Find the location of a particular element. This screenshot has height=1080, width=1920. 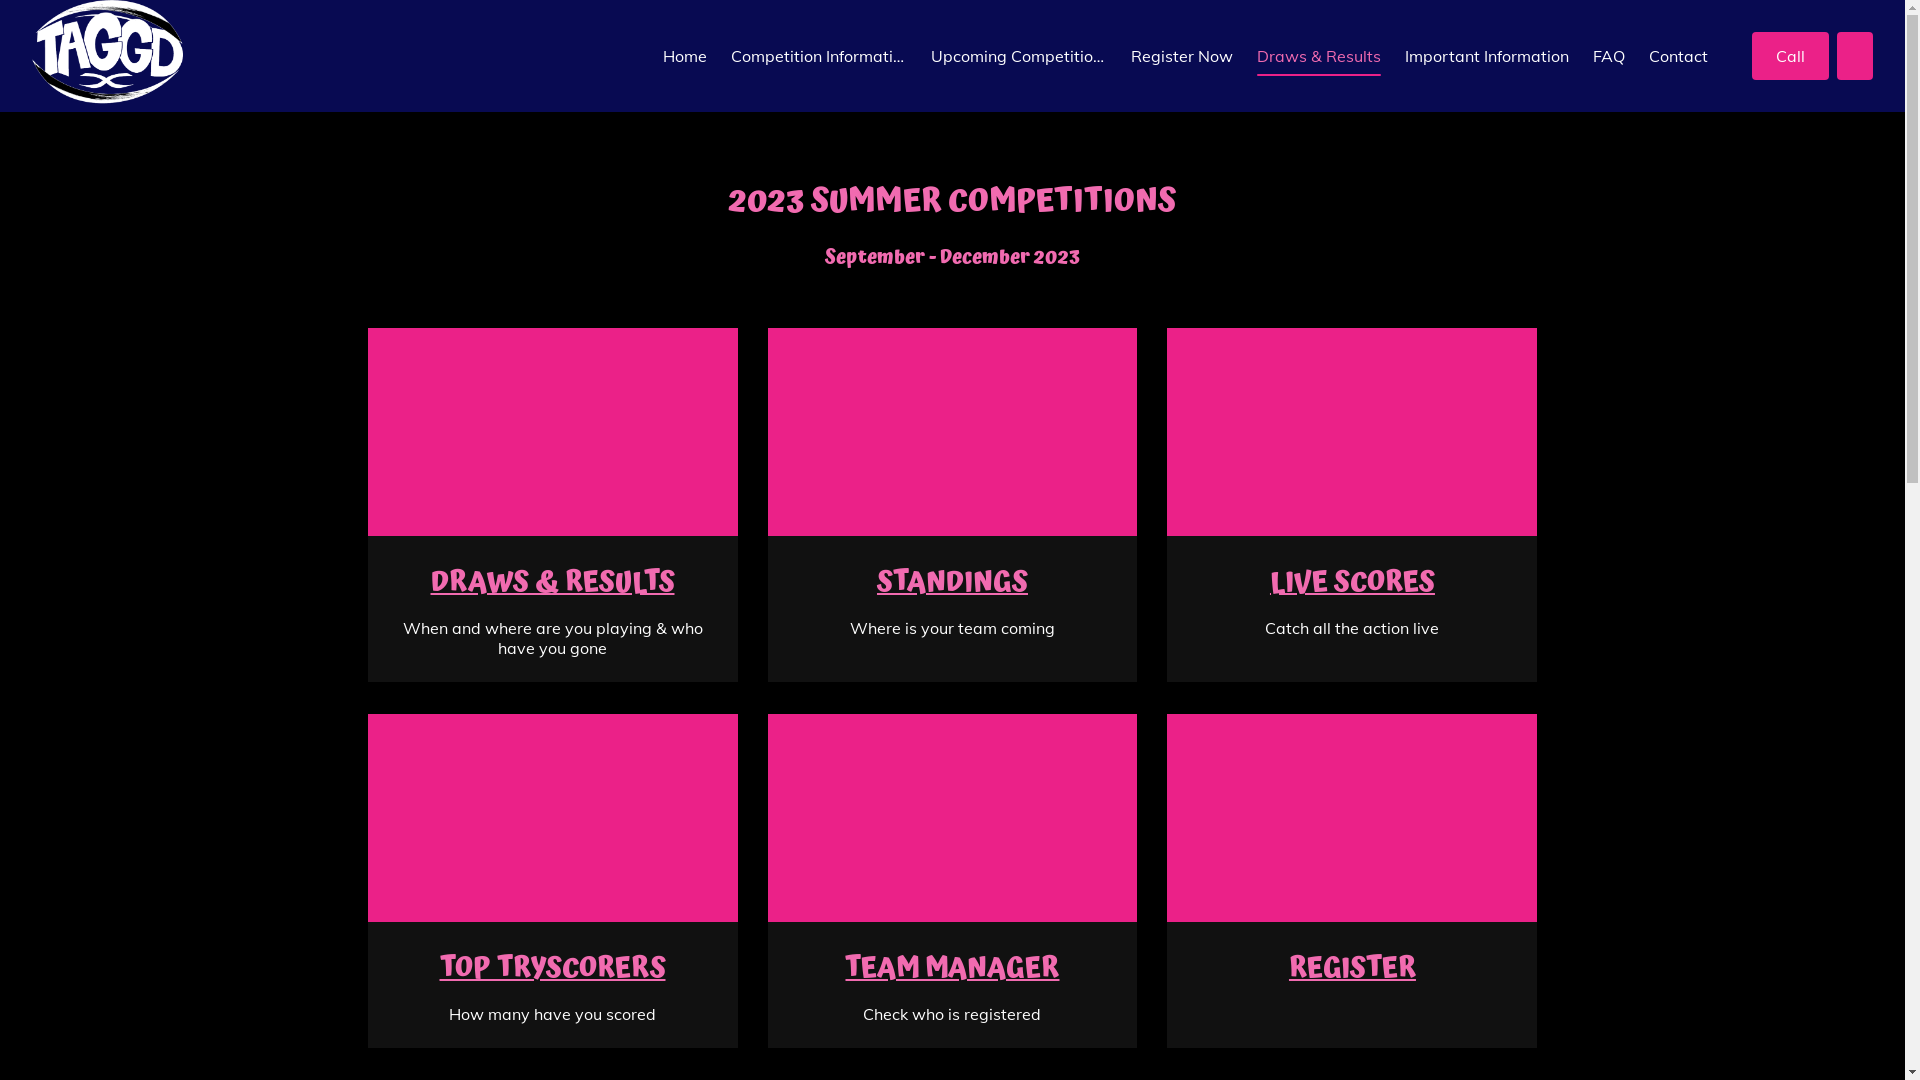

'Call' is located at coordinates (1751, 55).